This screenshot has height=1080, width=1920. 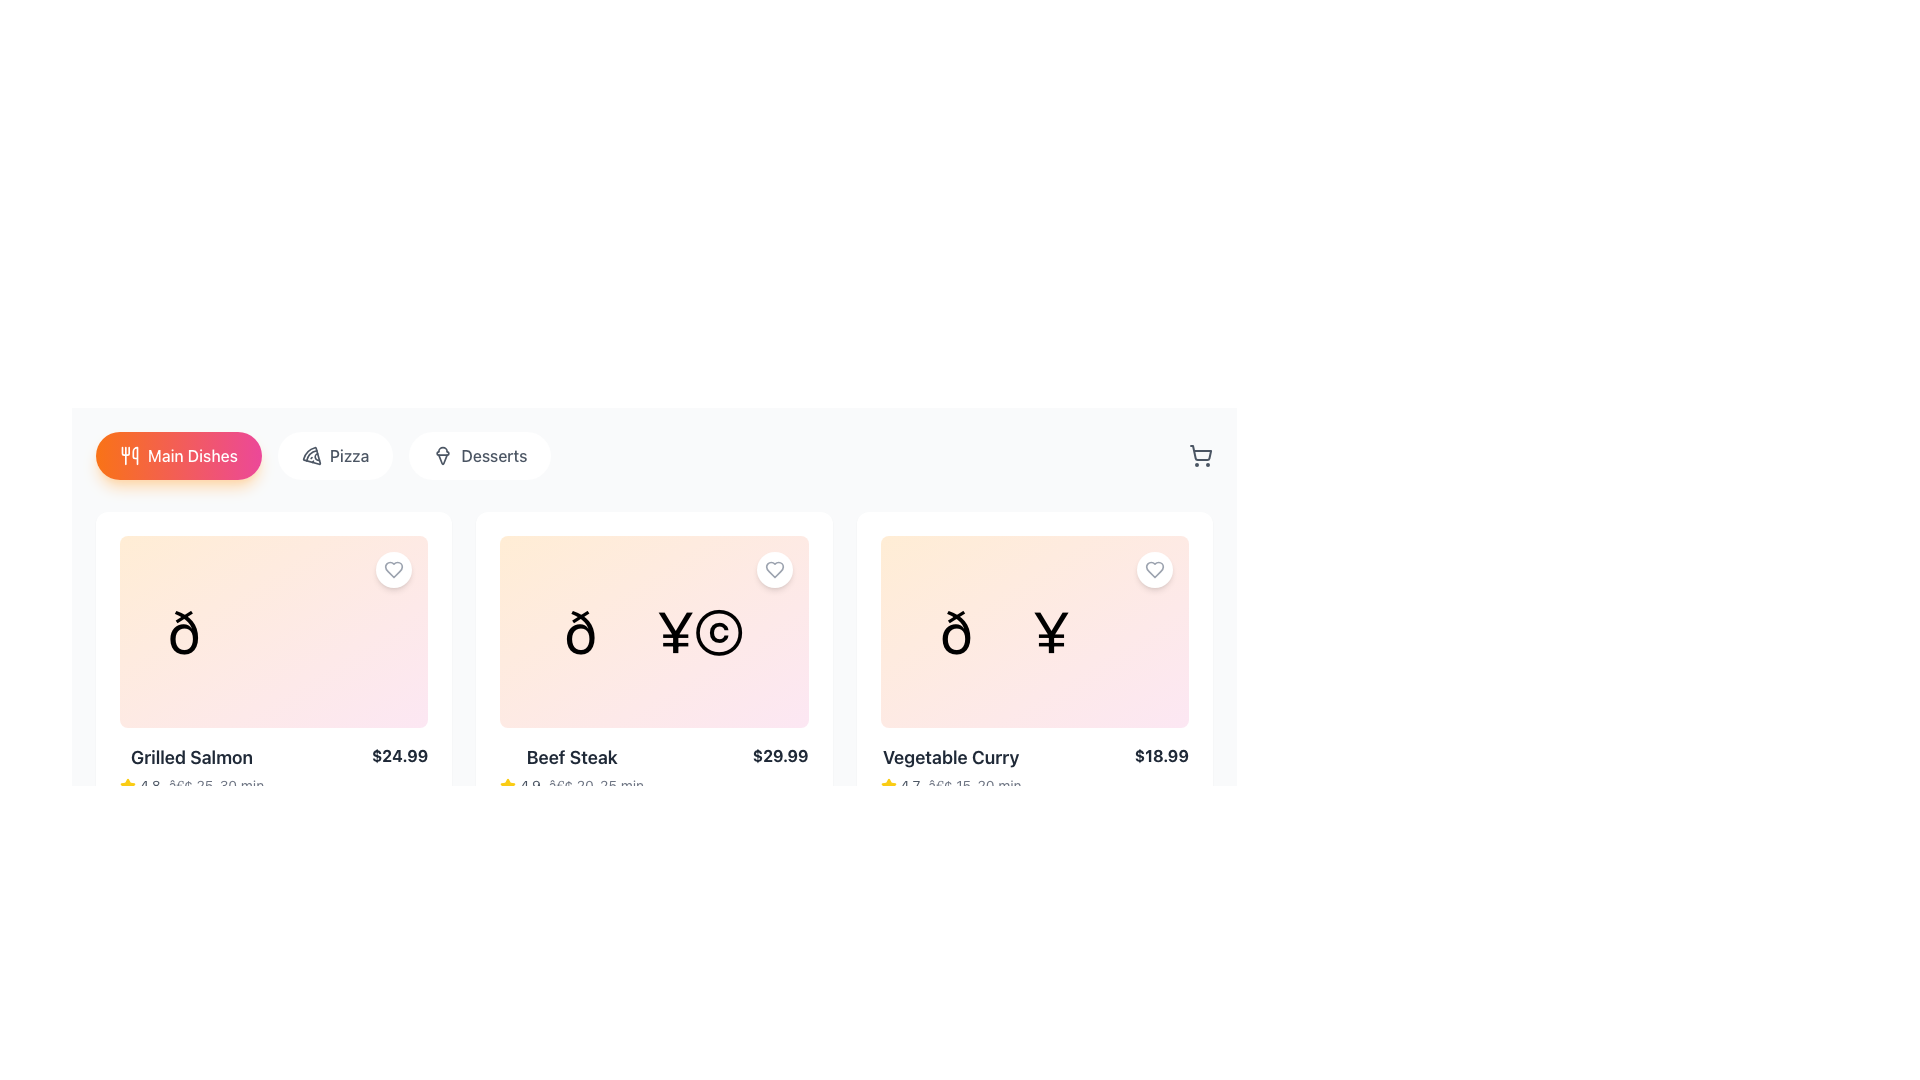 I want to click on the rating score icon located to the left of the text label '4.7', which represents the product quality score for 'Vegetable Curry', so click(x=887, y=785).